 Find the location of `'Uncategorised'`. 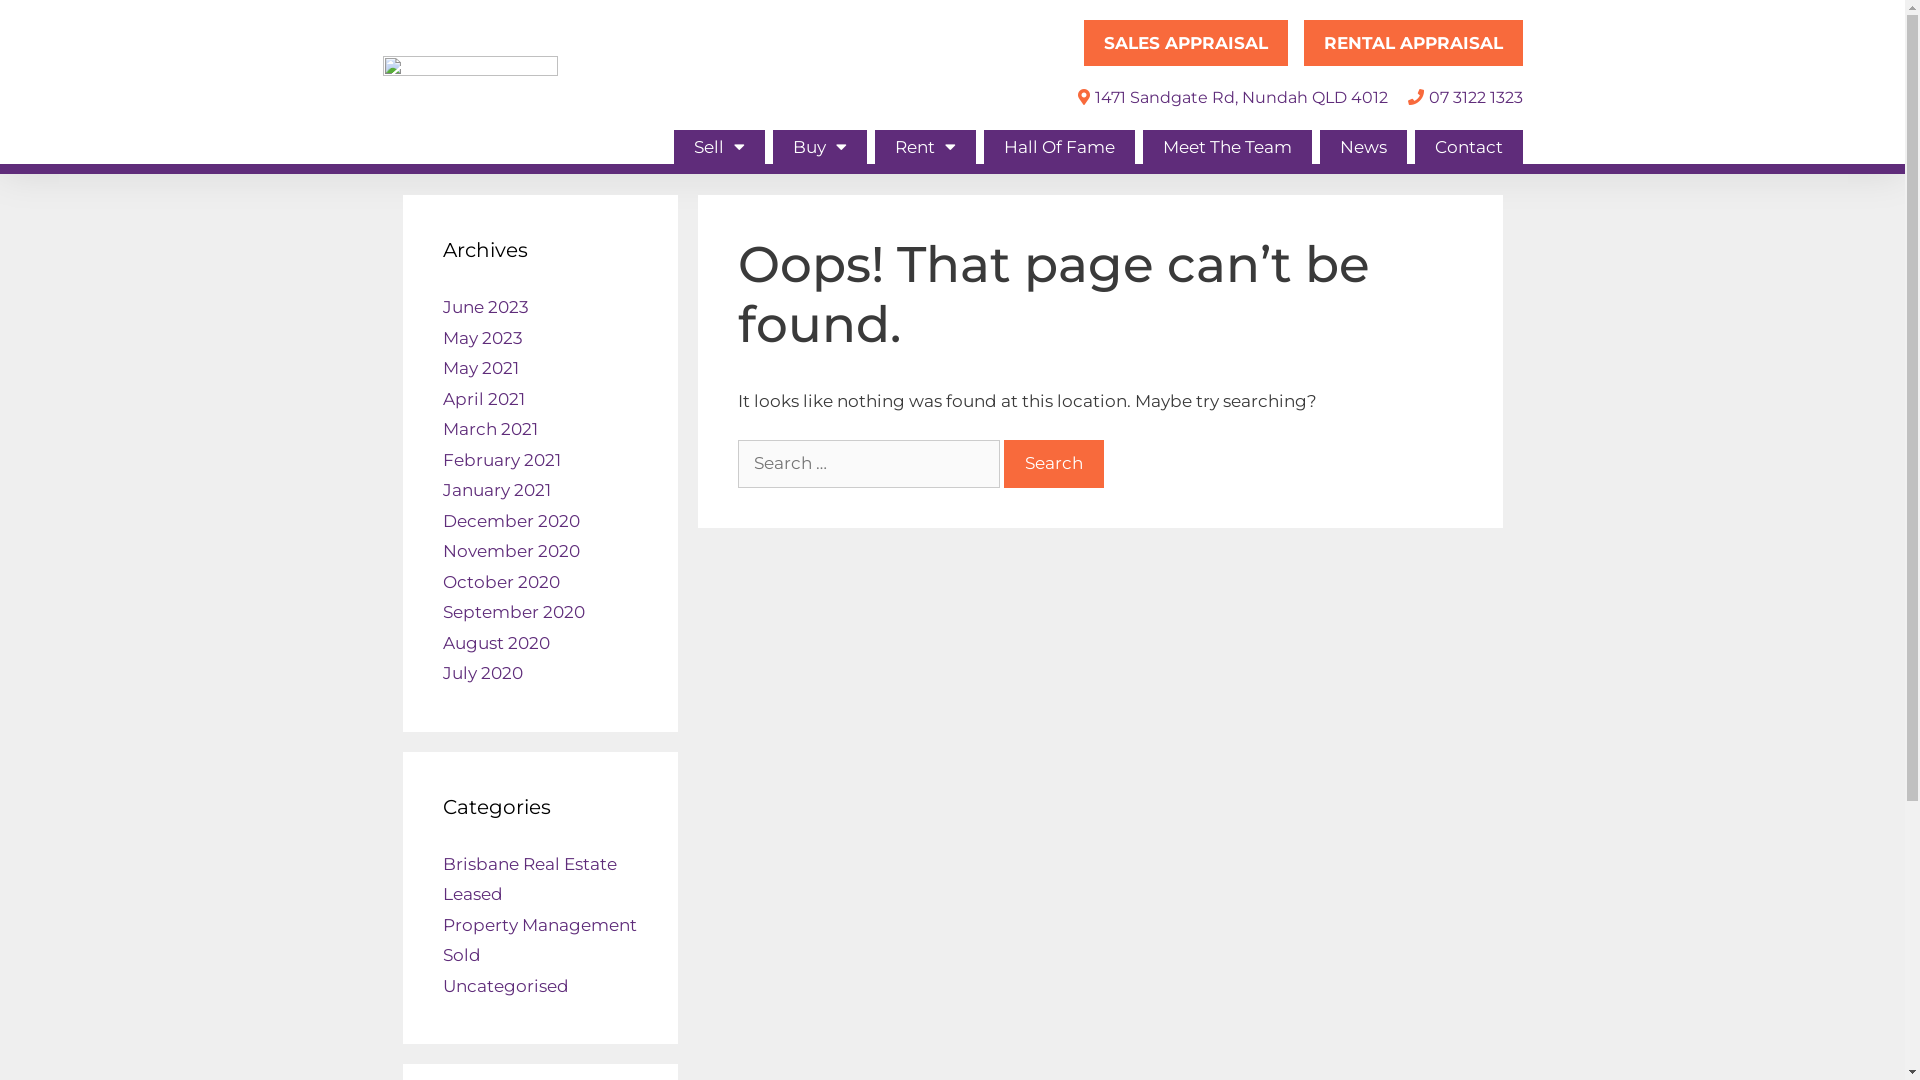

'Uncategorised' is located at coordinates (504, 985).